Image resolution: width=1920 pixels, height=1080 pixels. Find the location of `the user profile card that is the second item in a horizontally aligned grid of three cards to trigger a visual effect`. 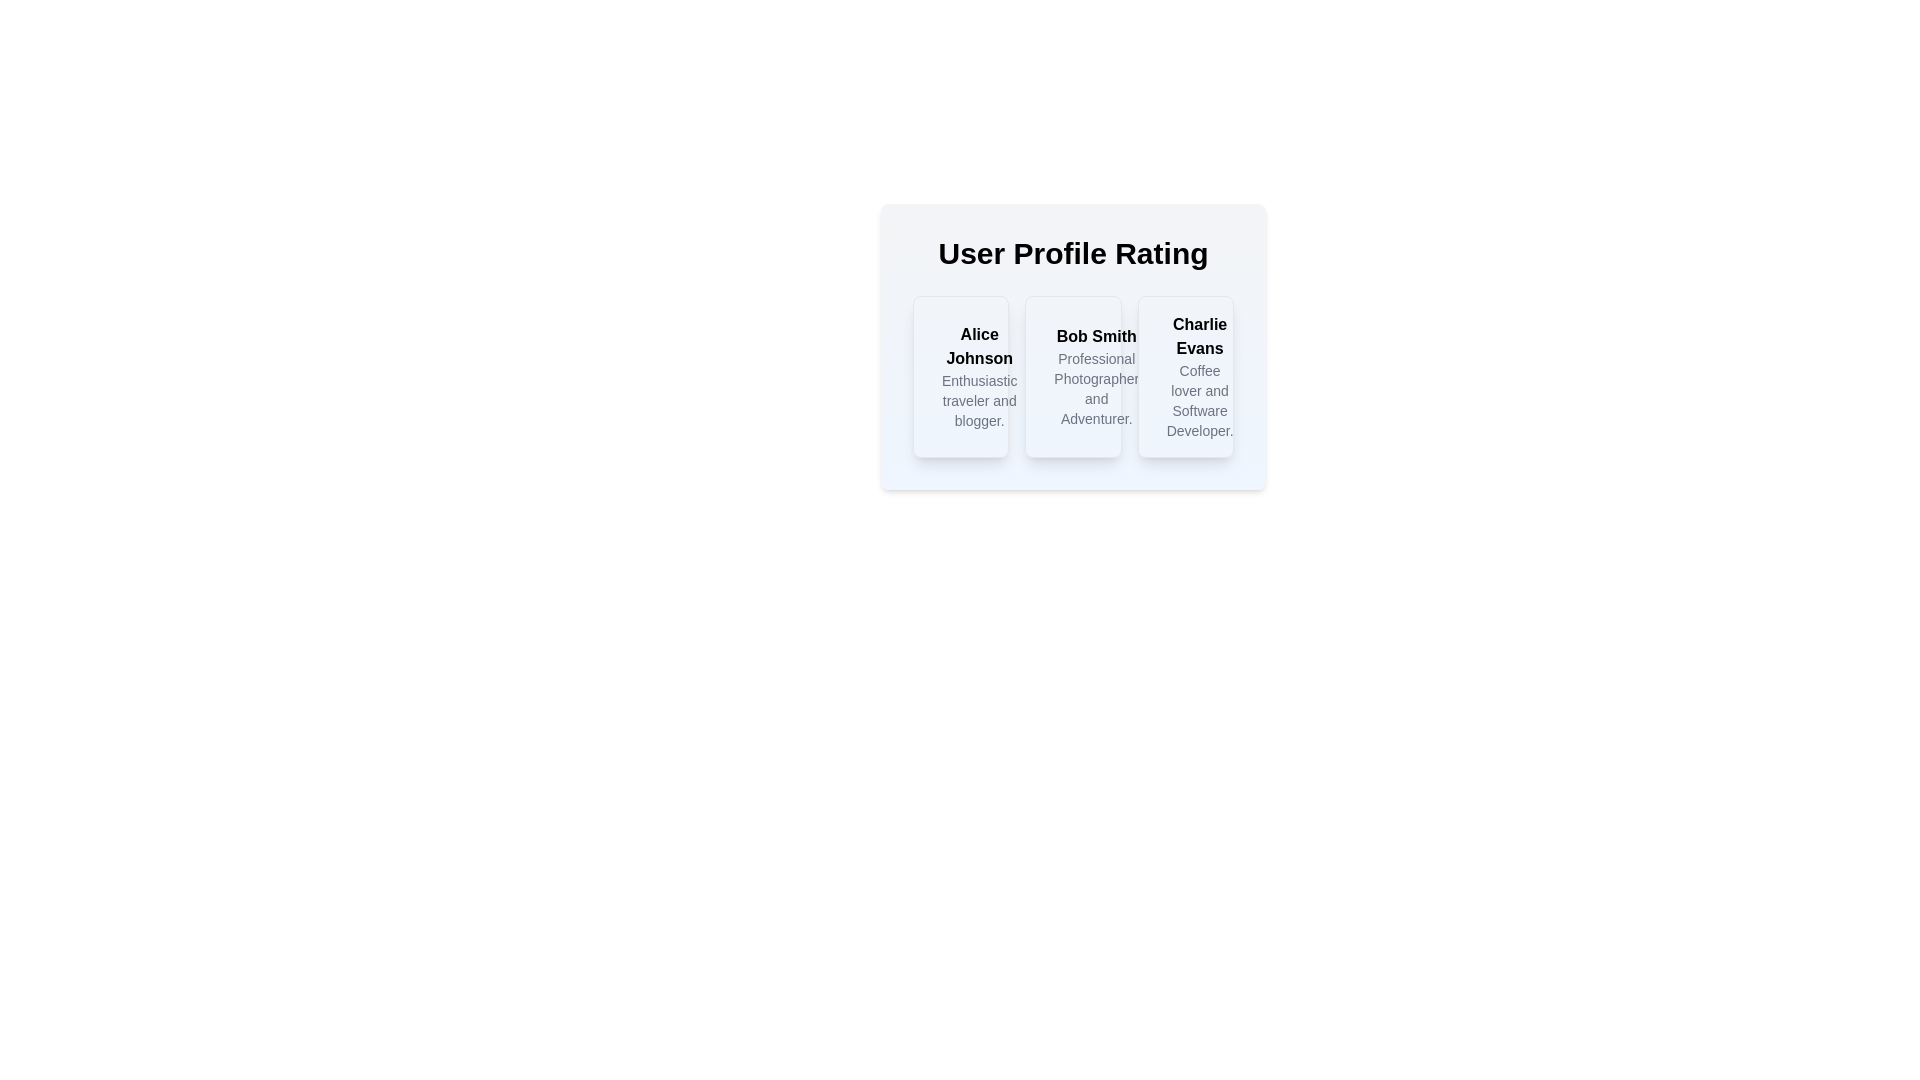

the user profile card that is the second item in a horizontally aligned grid of three cards to trigger a visual effect is located at coordinates (1072, 346).